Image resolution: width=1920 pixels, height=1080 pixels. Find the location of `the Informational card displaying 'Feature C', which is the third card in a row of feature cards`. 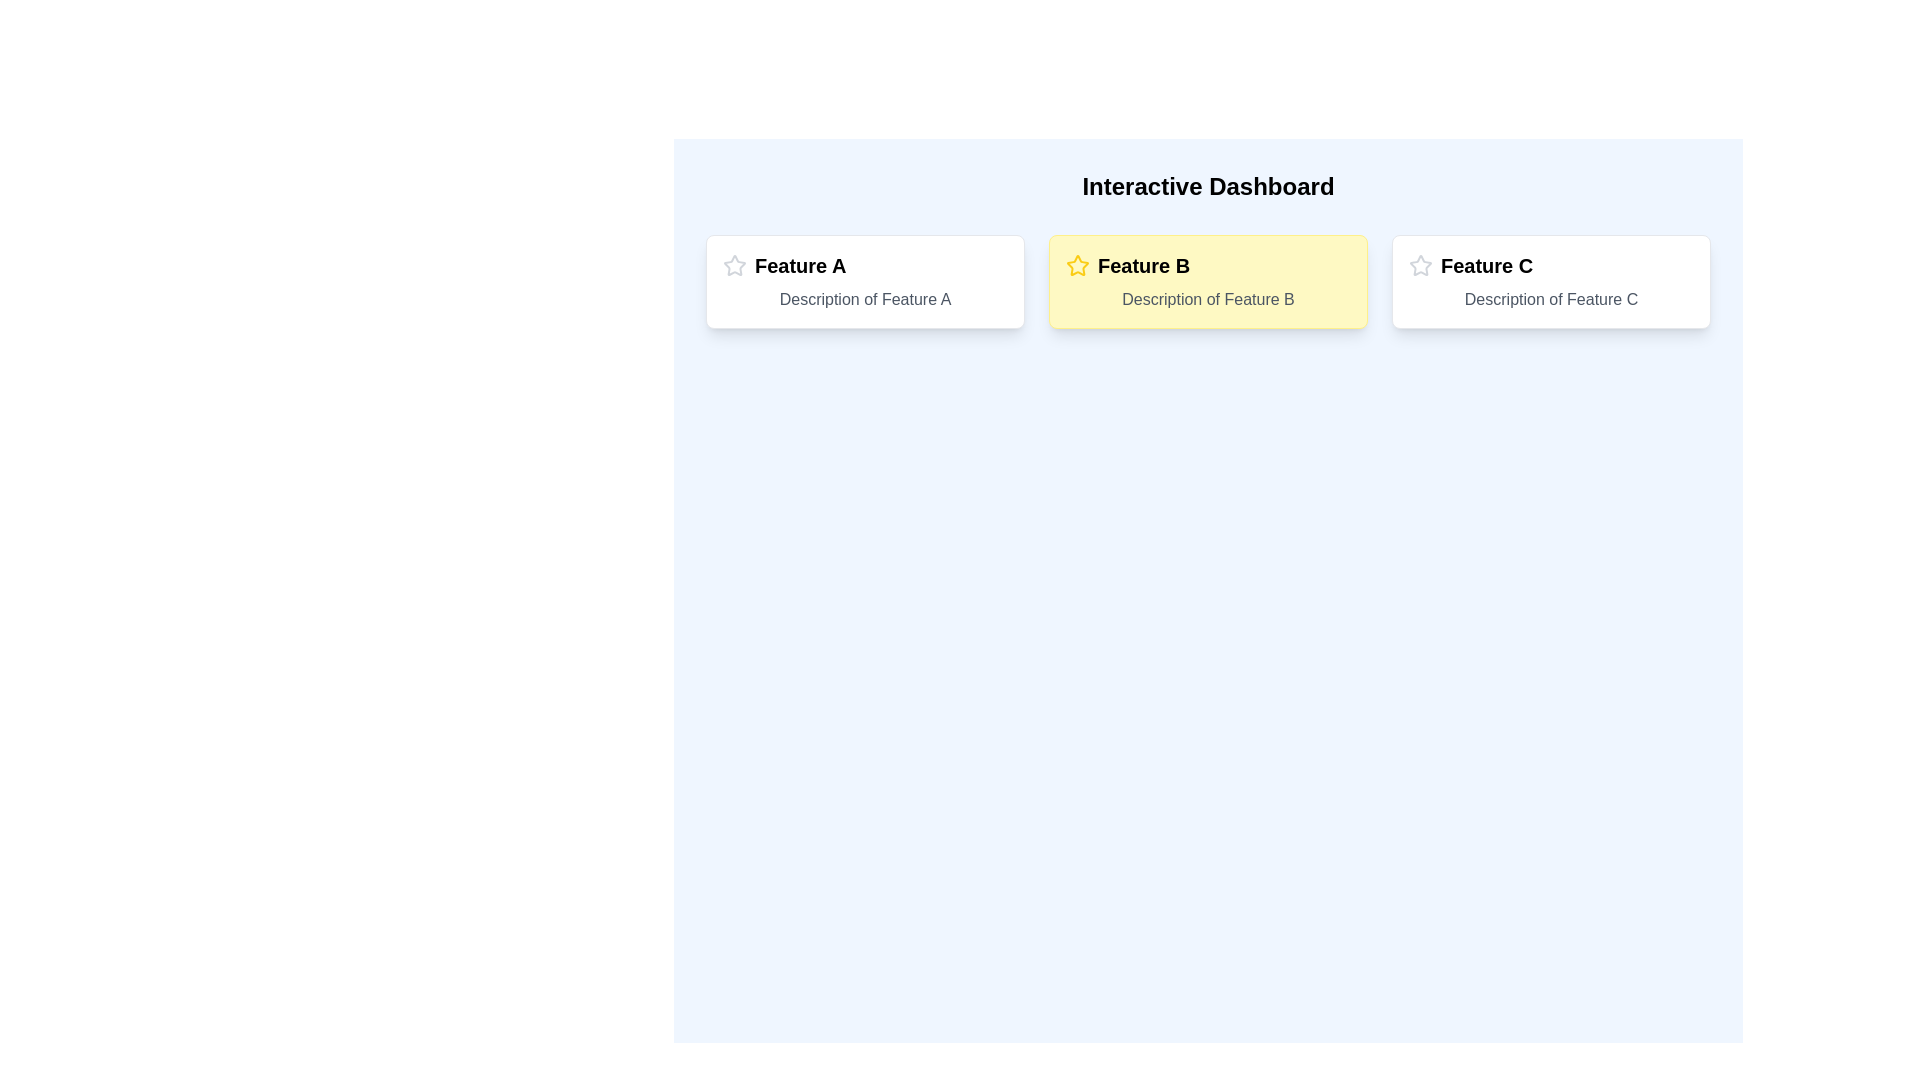

the Informational card displaying 'Feature C', which is the third card in a row of feature cards is located at coordinates (1550, 281).